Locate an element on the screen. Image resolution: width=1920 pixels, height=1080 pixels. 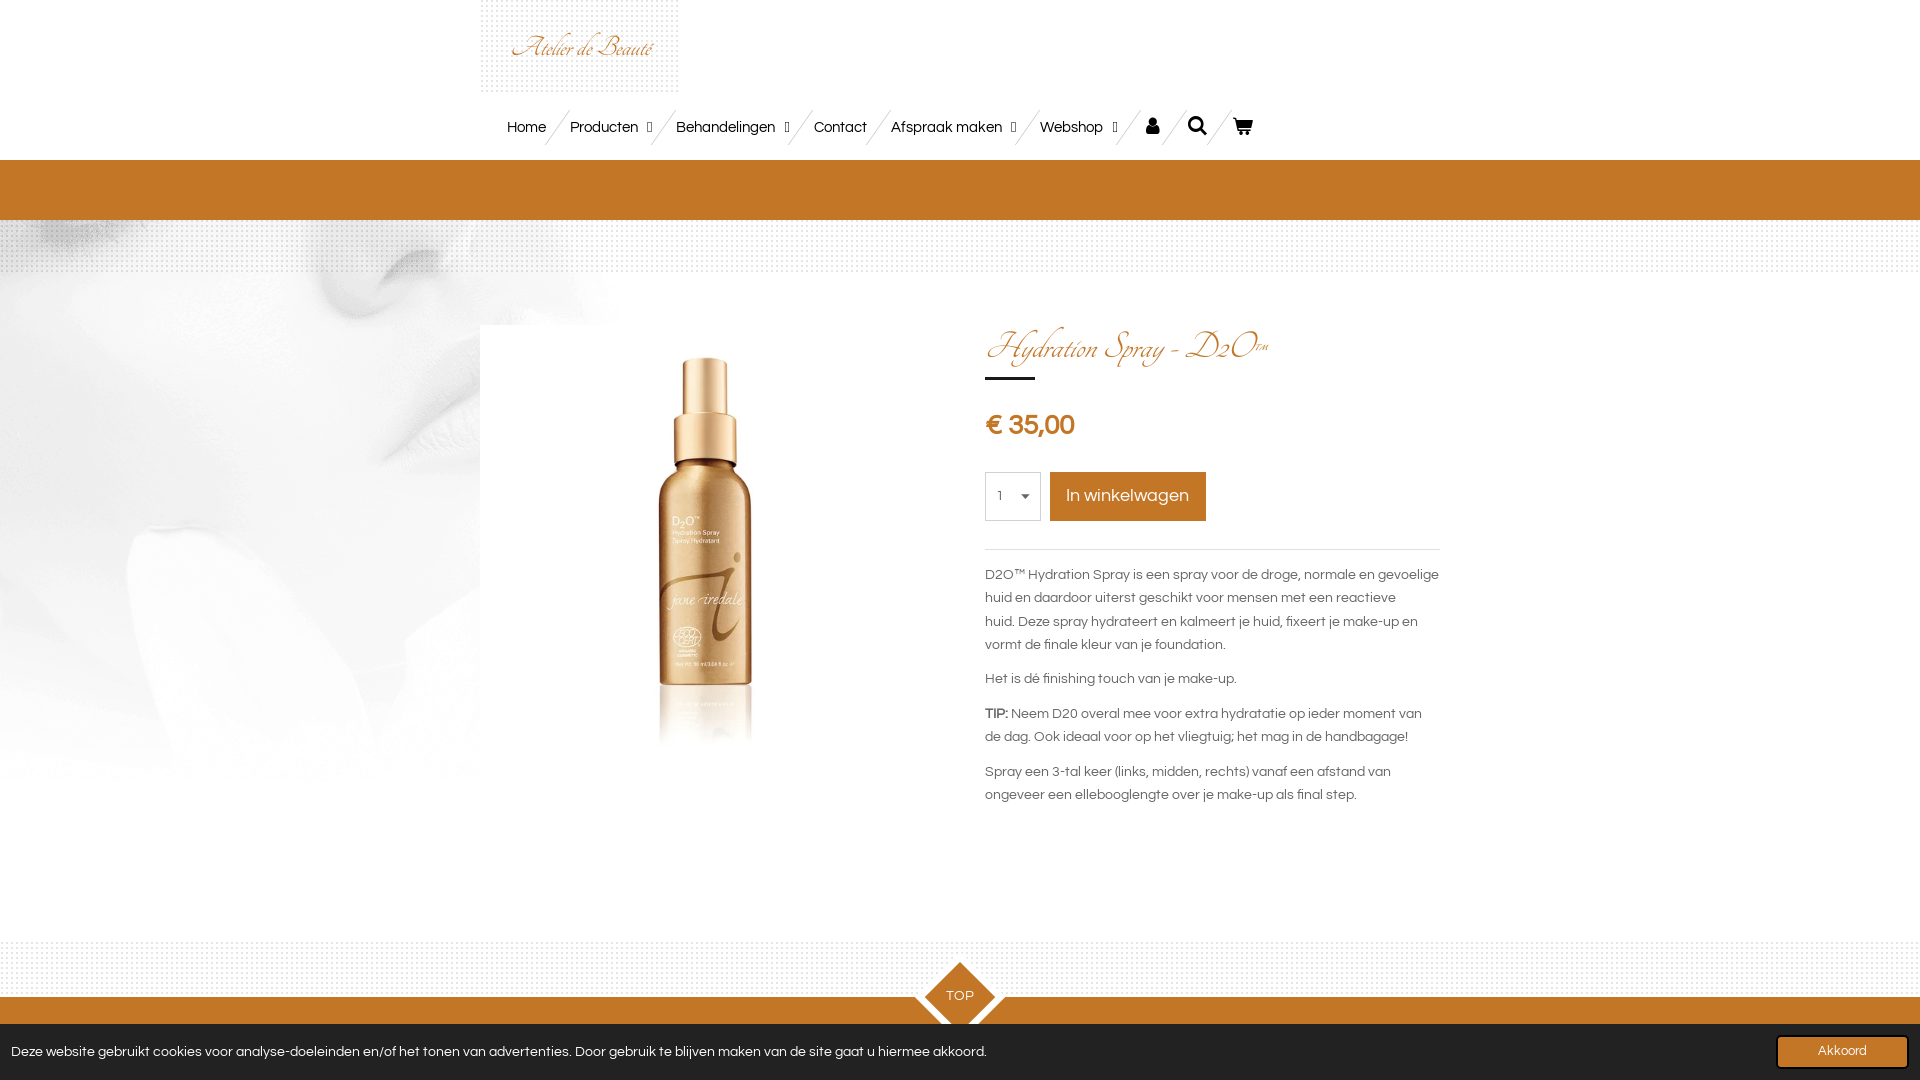
'In winkelwagen' is located at coordinates (1128, 495).